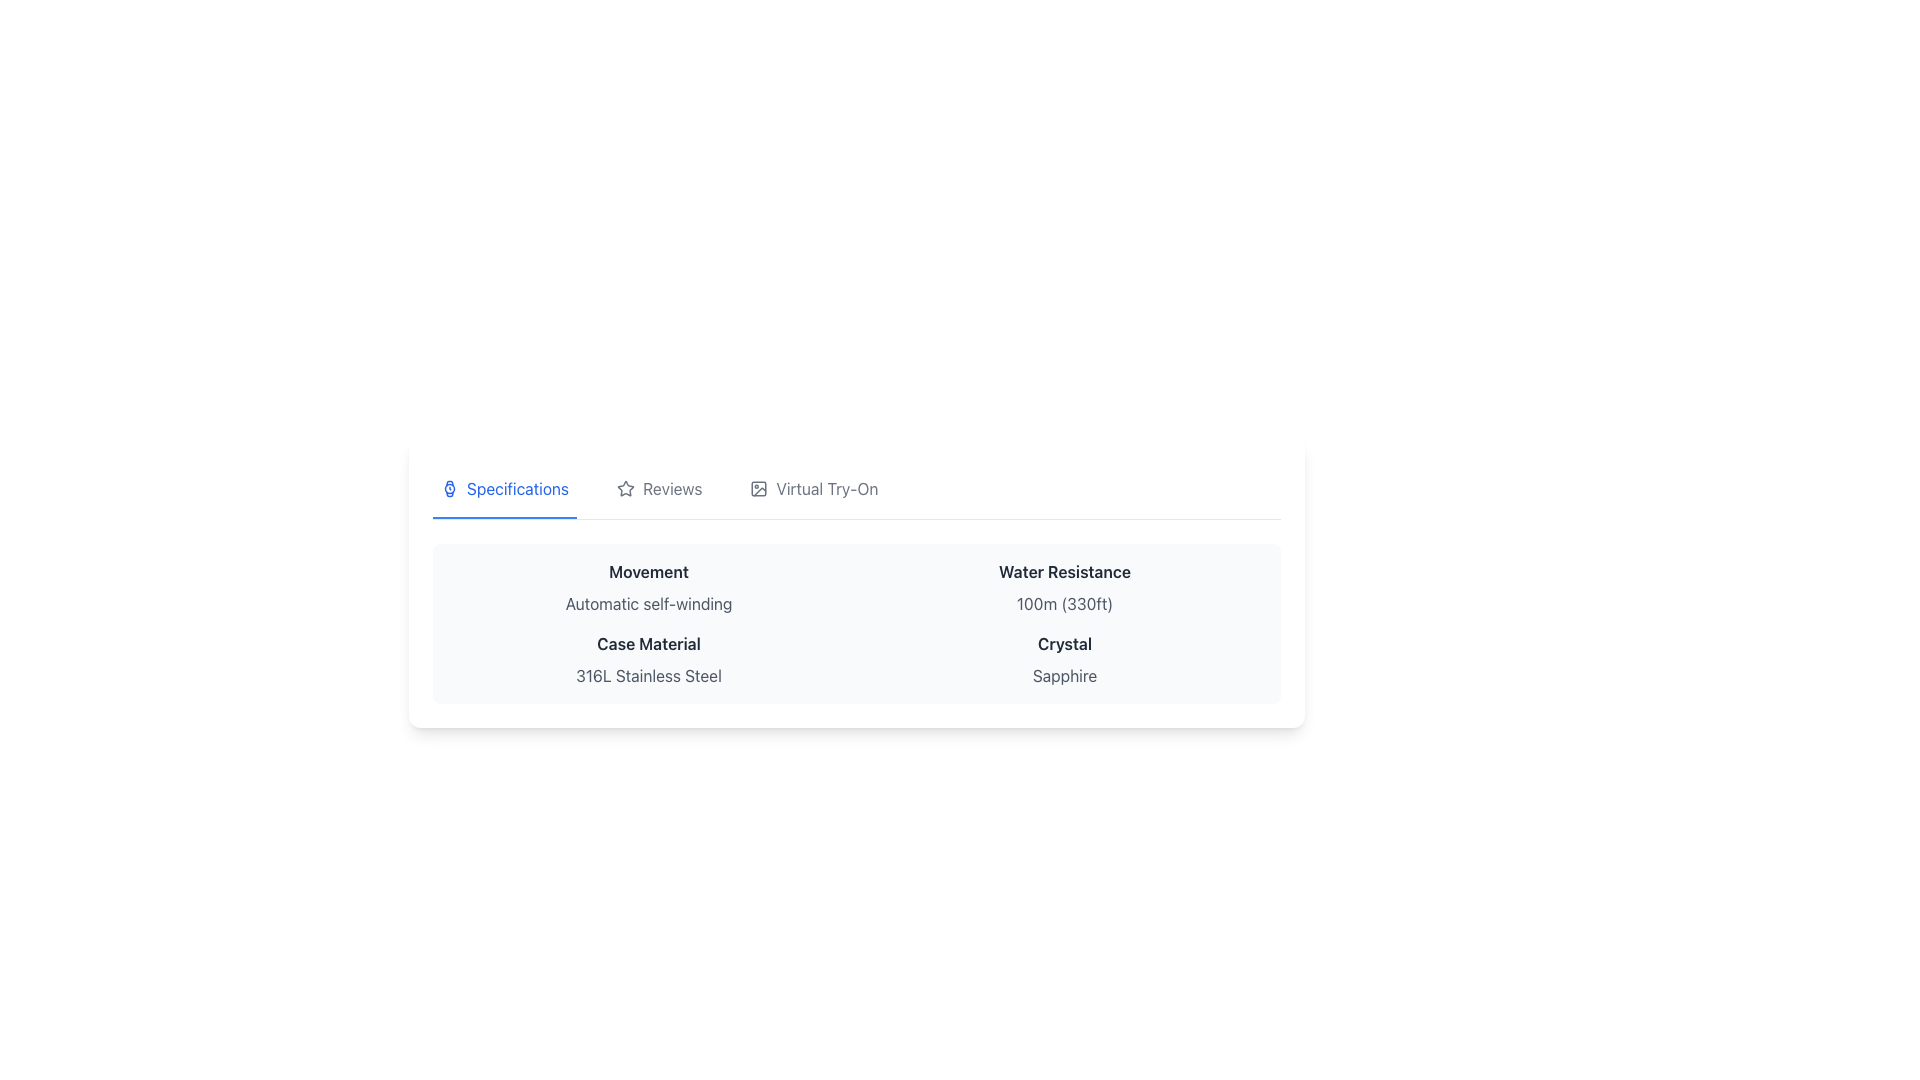  Describe the element at coordinates (659, 489) in the screenshot. I see `the 'Reviews' tab in the navigation bar` at that location.